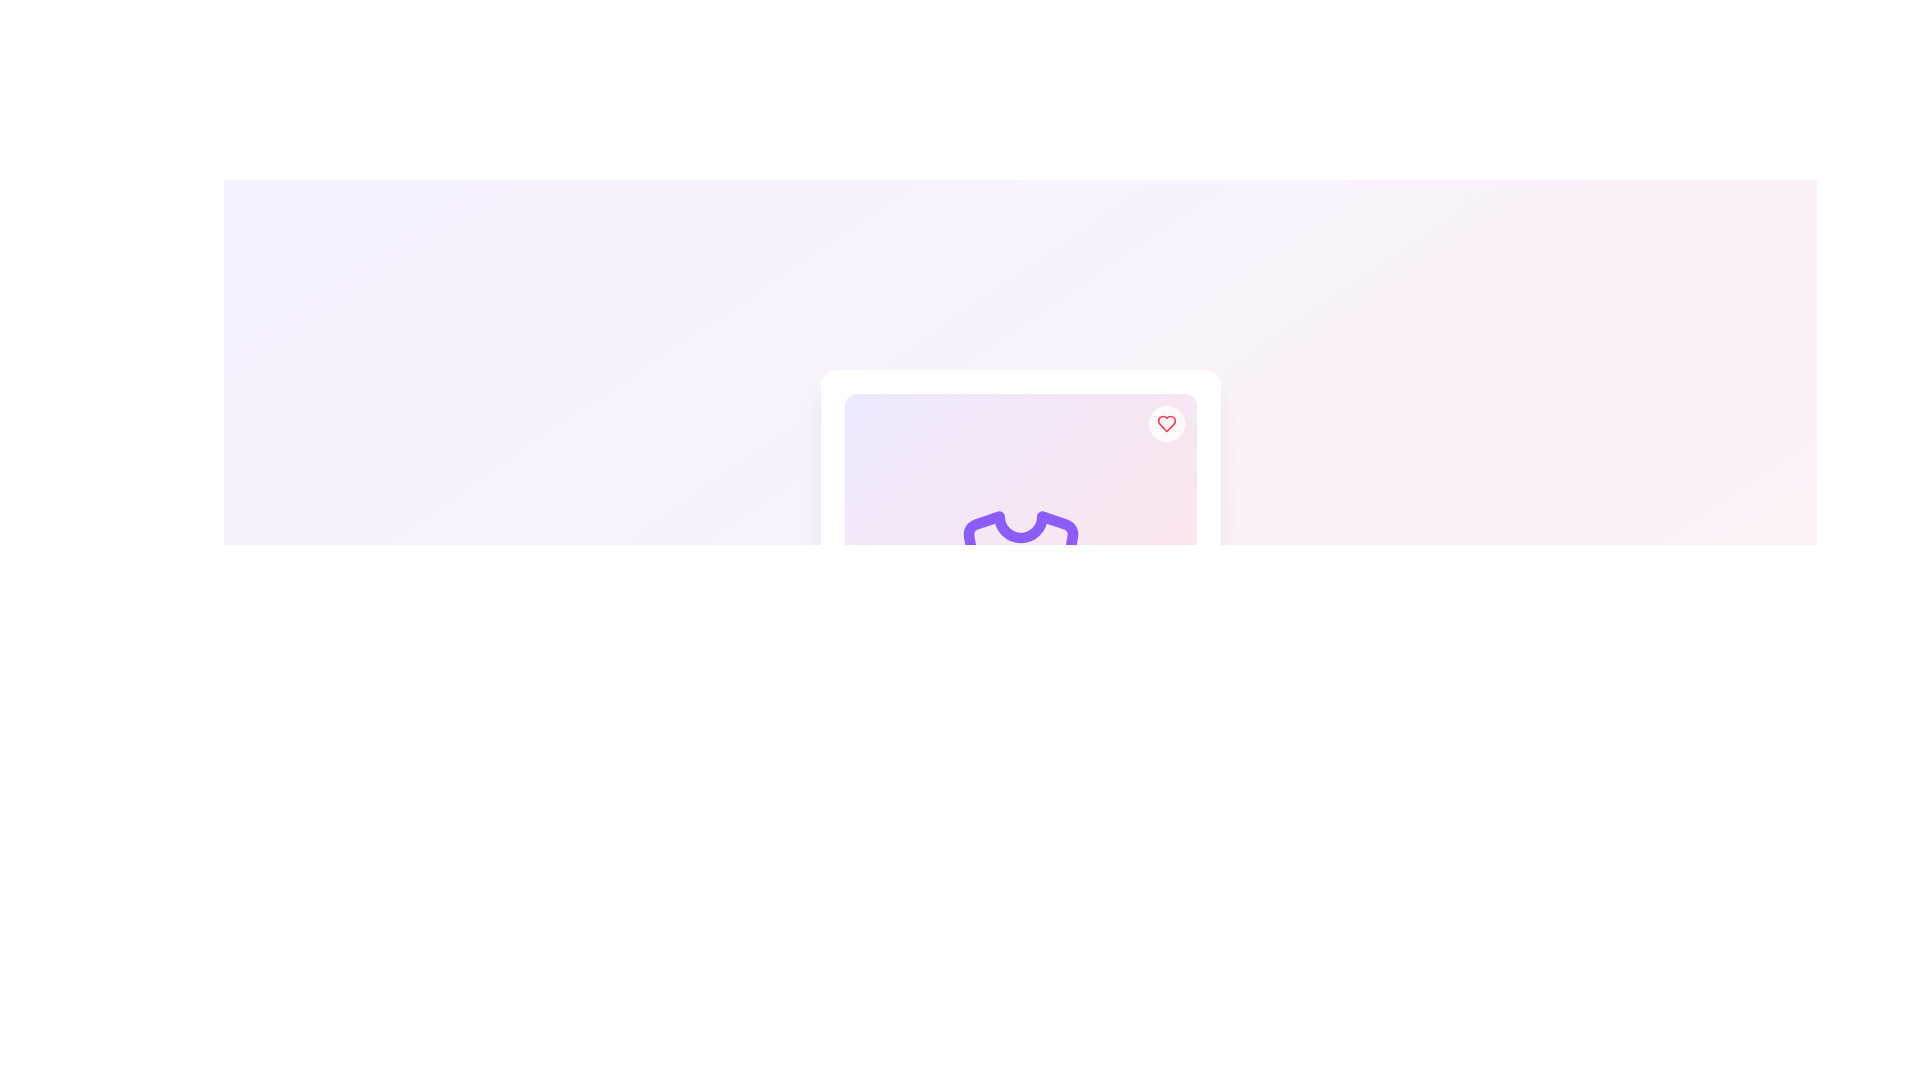 Image resolution: width=1920 pixels, height=1080 pixels. Describe the element at coordinates (1166, 423) in the screenshot. I see `the favorite icon located at the top-right corner of the card-like UI component` at that location.